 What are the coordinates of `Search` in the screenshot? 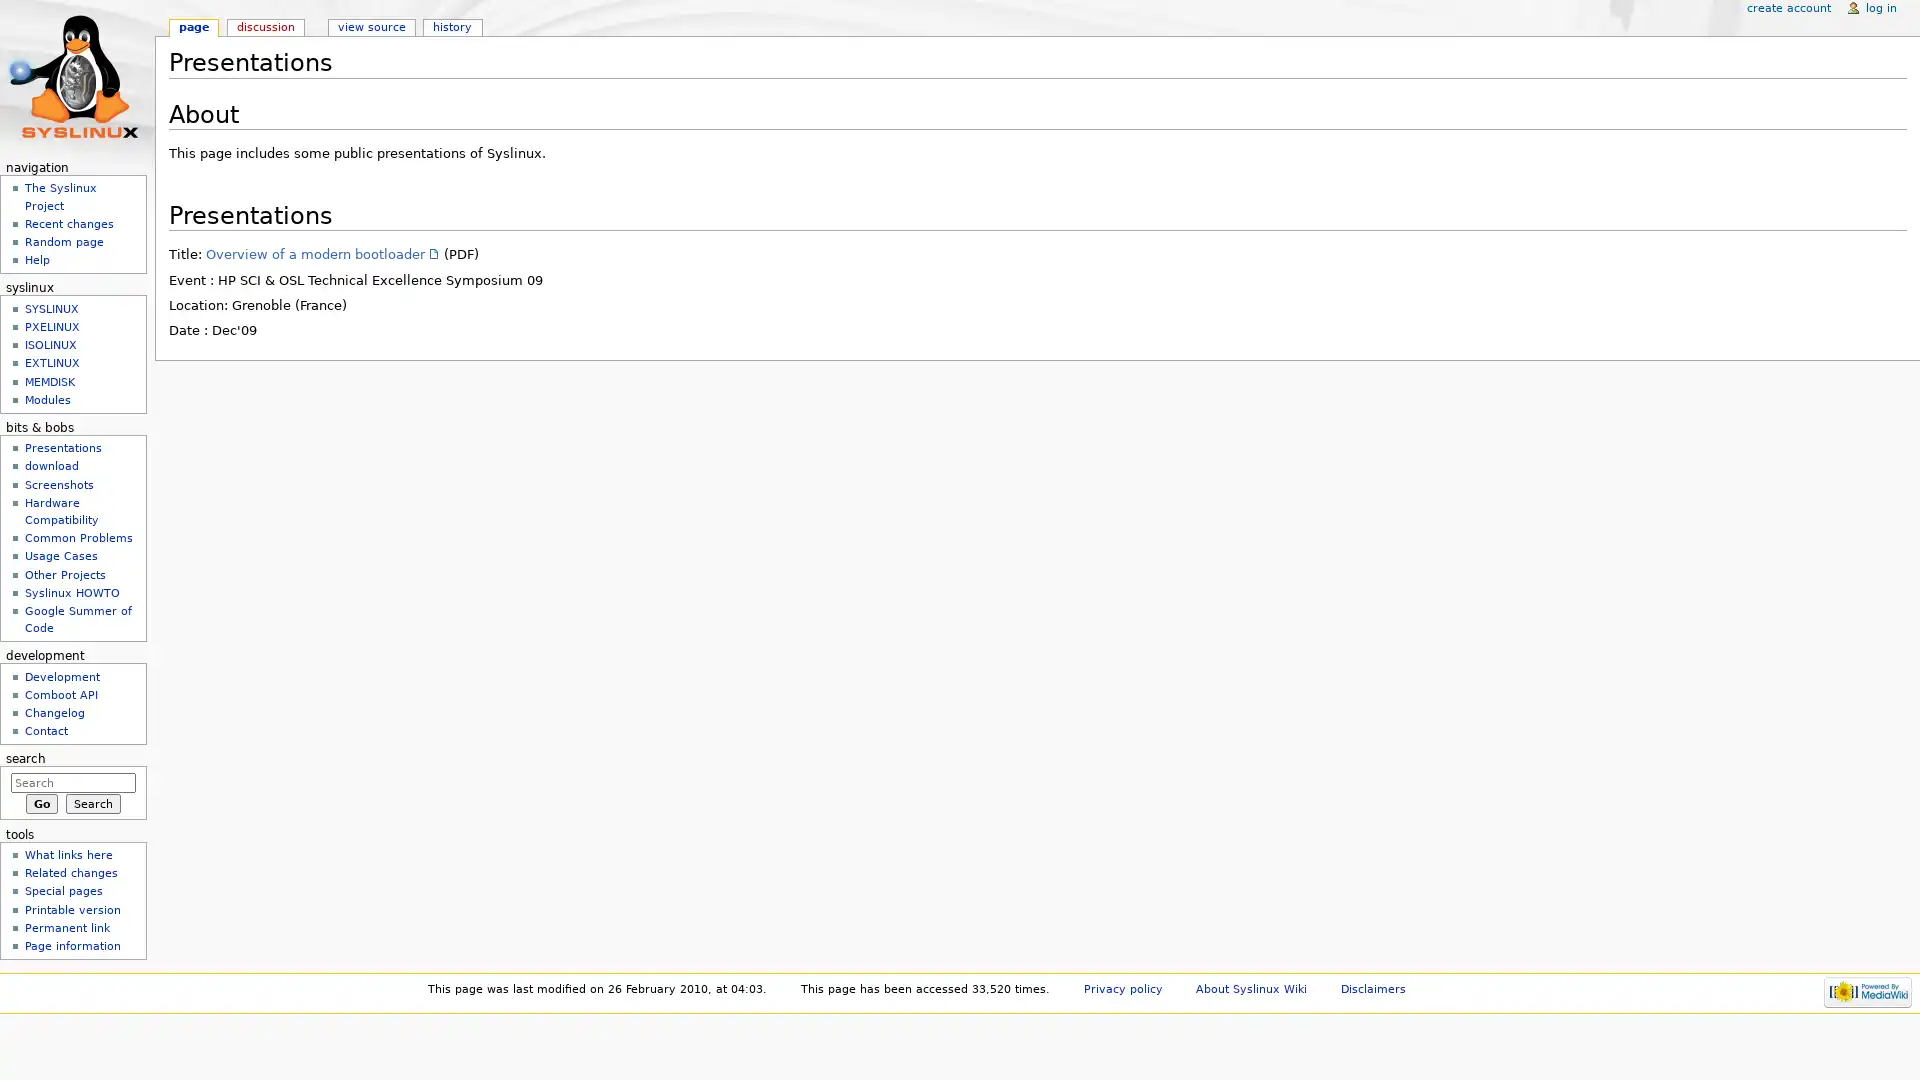 It's located at (92, 802).